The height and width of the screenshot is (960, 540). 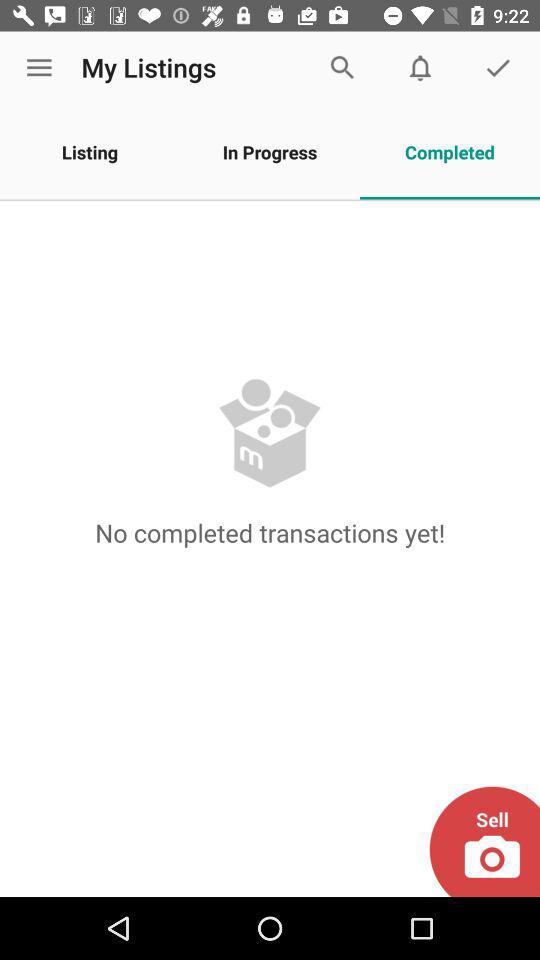 I want to click on camera option, so click(x=483, y=840).